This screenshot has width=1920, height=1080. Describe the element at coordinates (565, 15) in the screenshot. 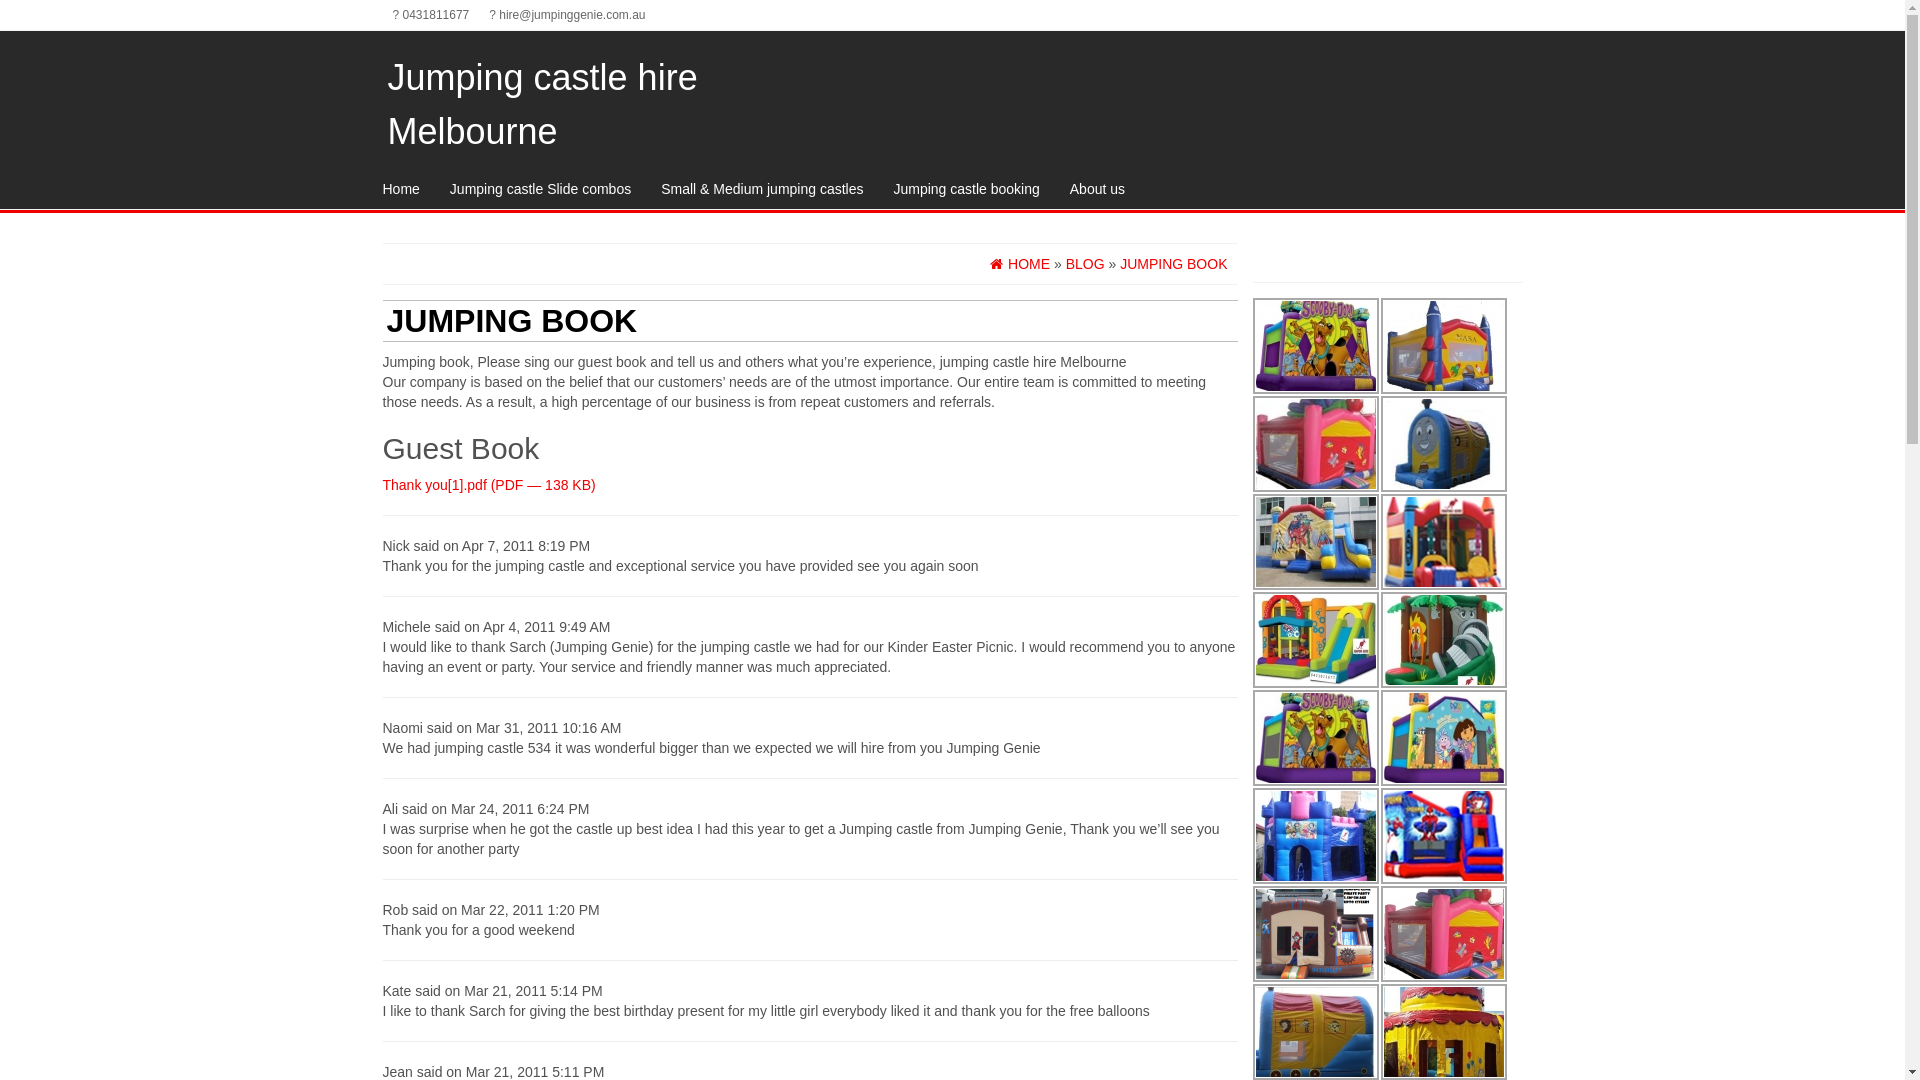

I see `'? hire@jumpinggenie.com.au'` at that location.